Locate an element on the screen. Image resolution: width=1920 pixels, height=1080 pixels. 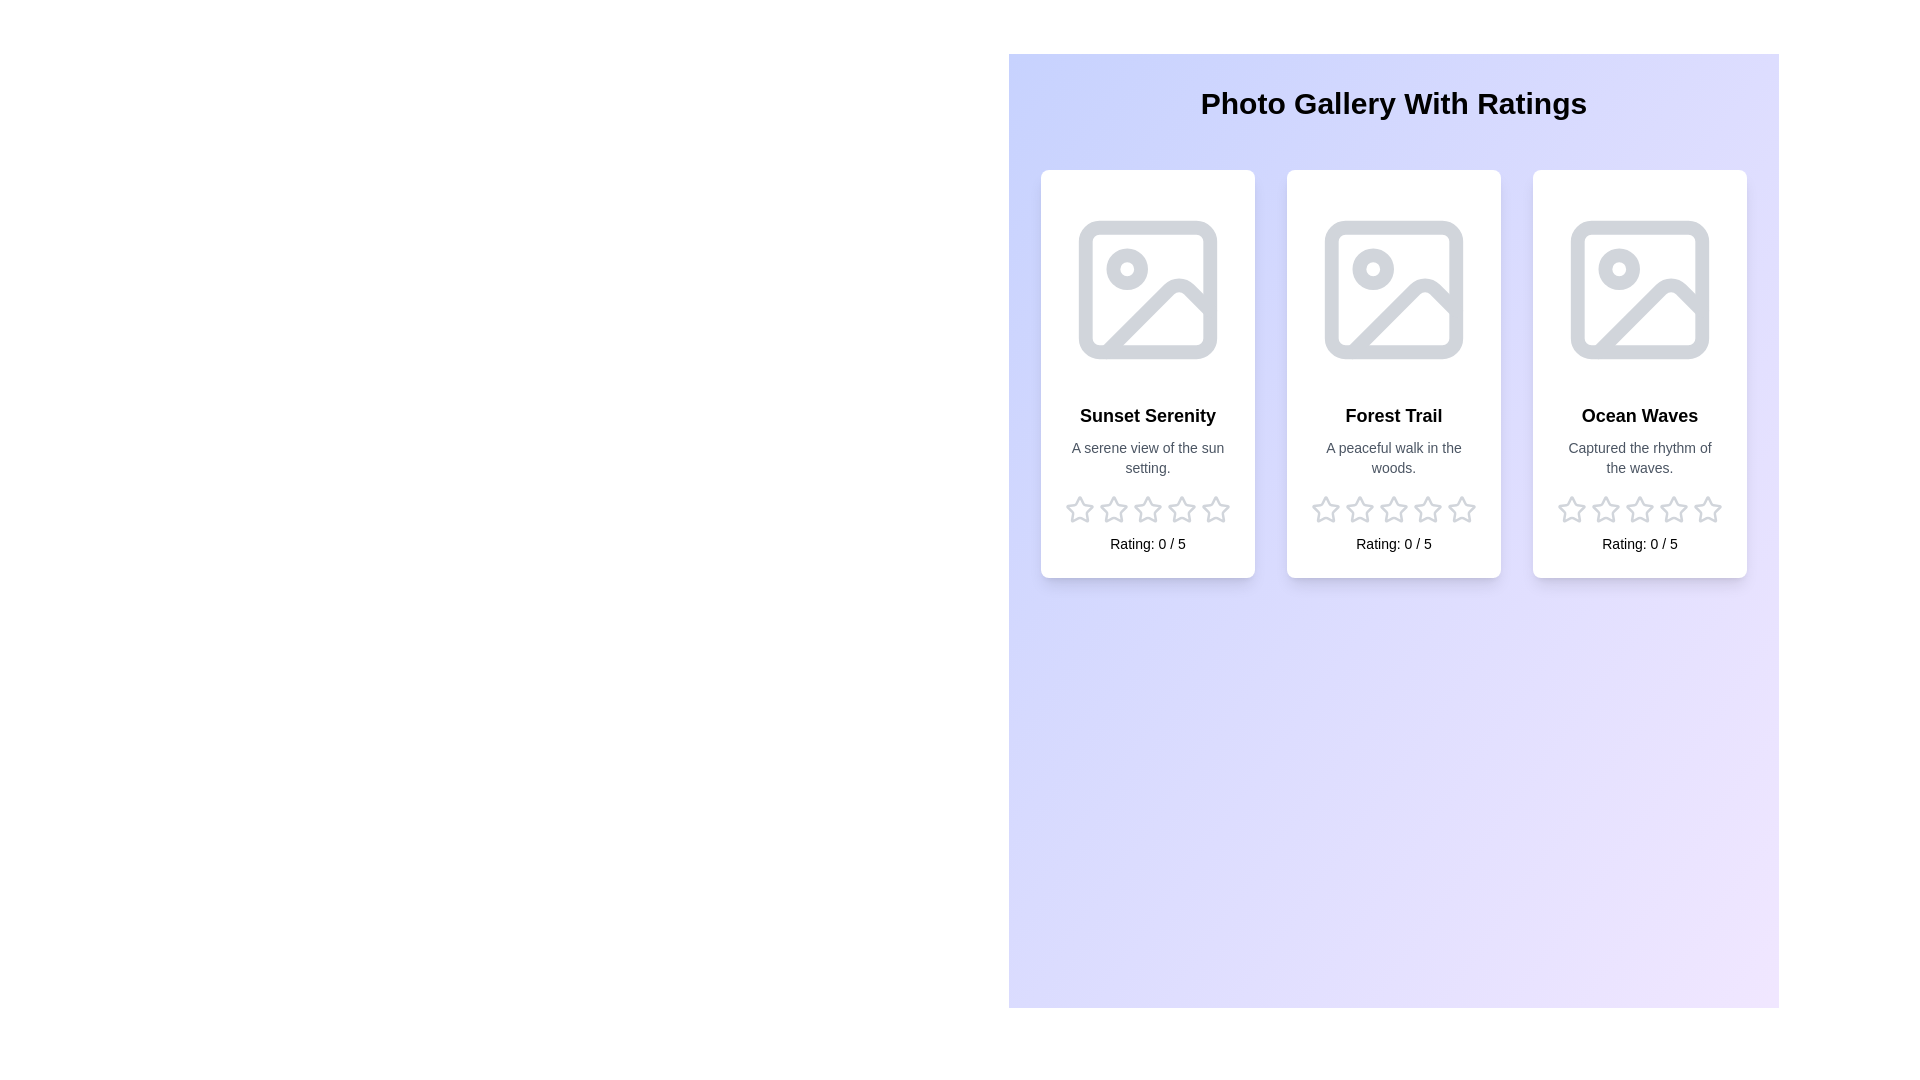
the star corresponding to the rating 5 for the image Forest Trail is located at coordinates (1462, 508).